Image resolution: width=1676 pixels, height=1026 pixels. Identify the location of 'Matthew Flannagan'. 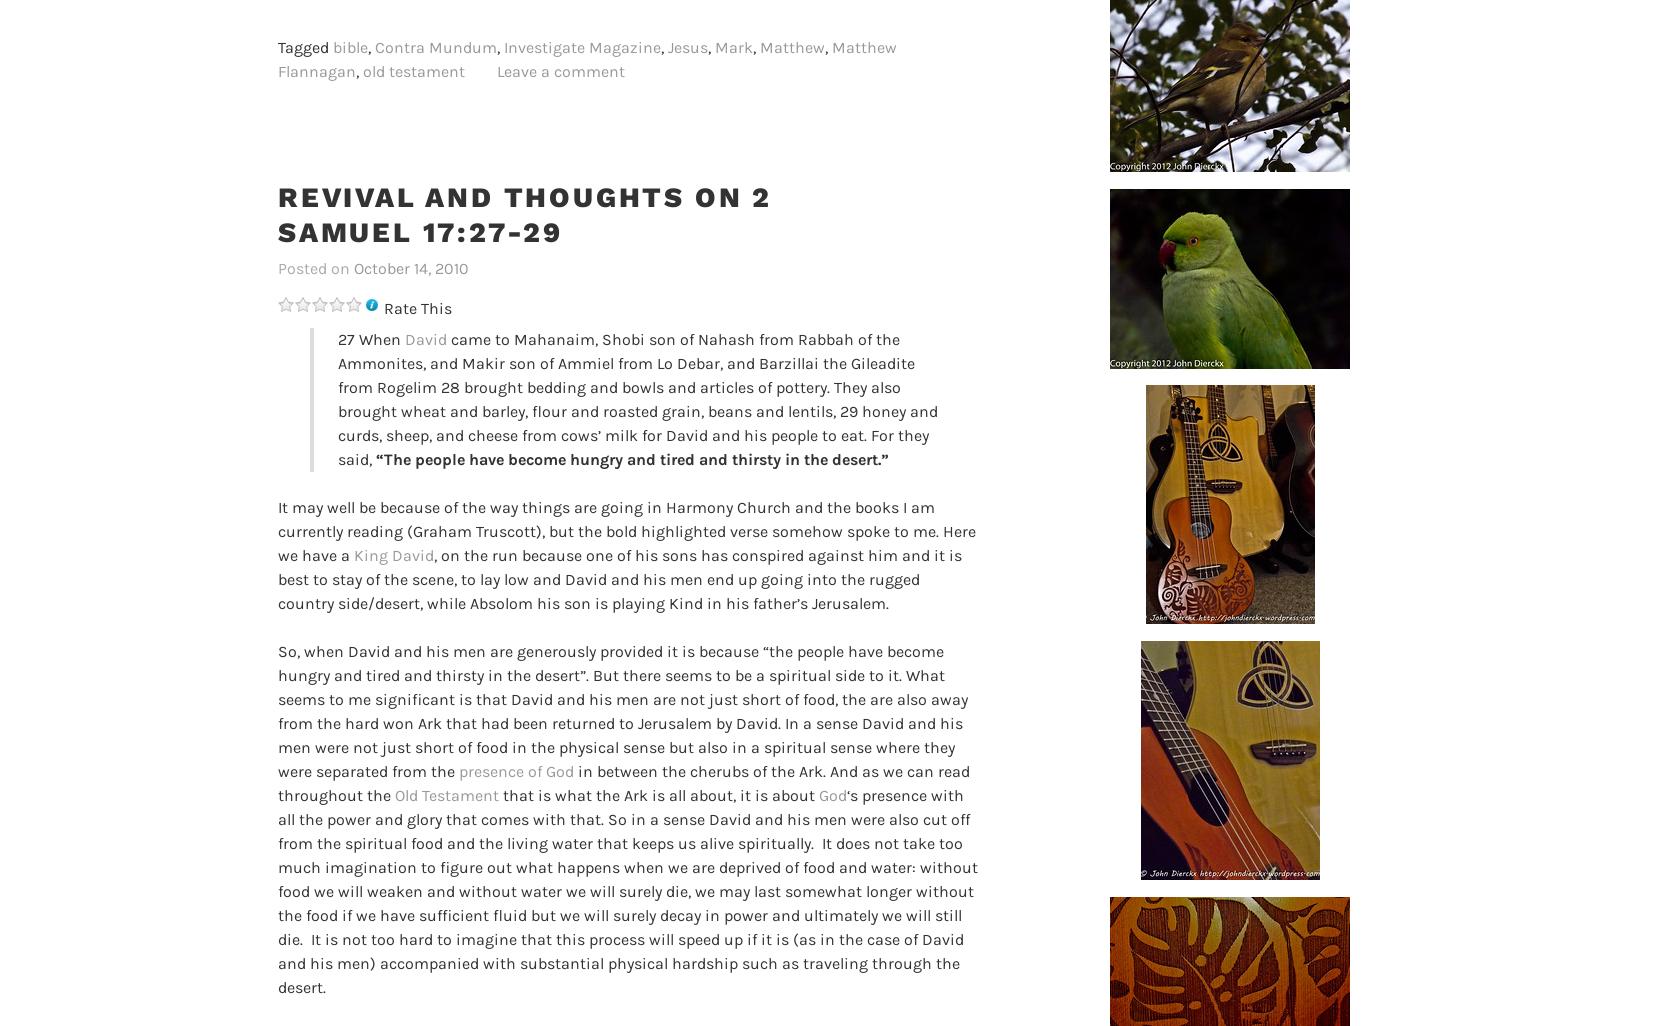
(587, 57).